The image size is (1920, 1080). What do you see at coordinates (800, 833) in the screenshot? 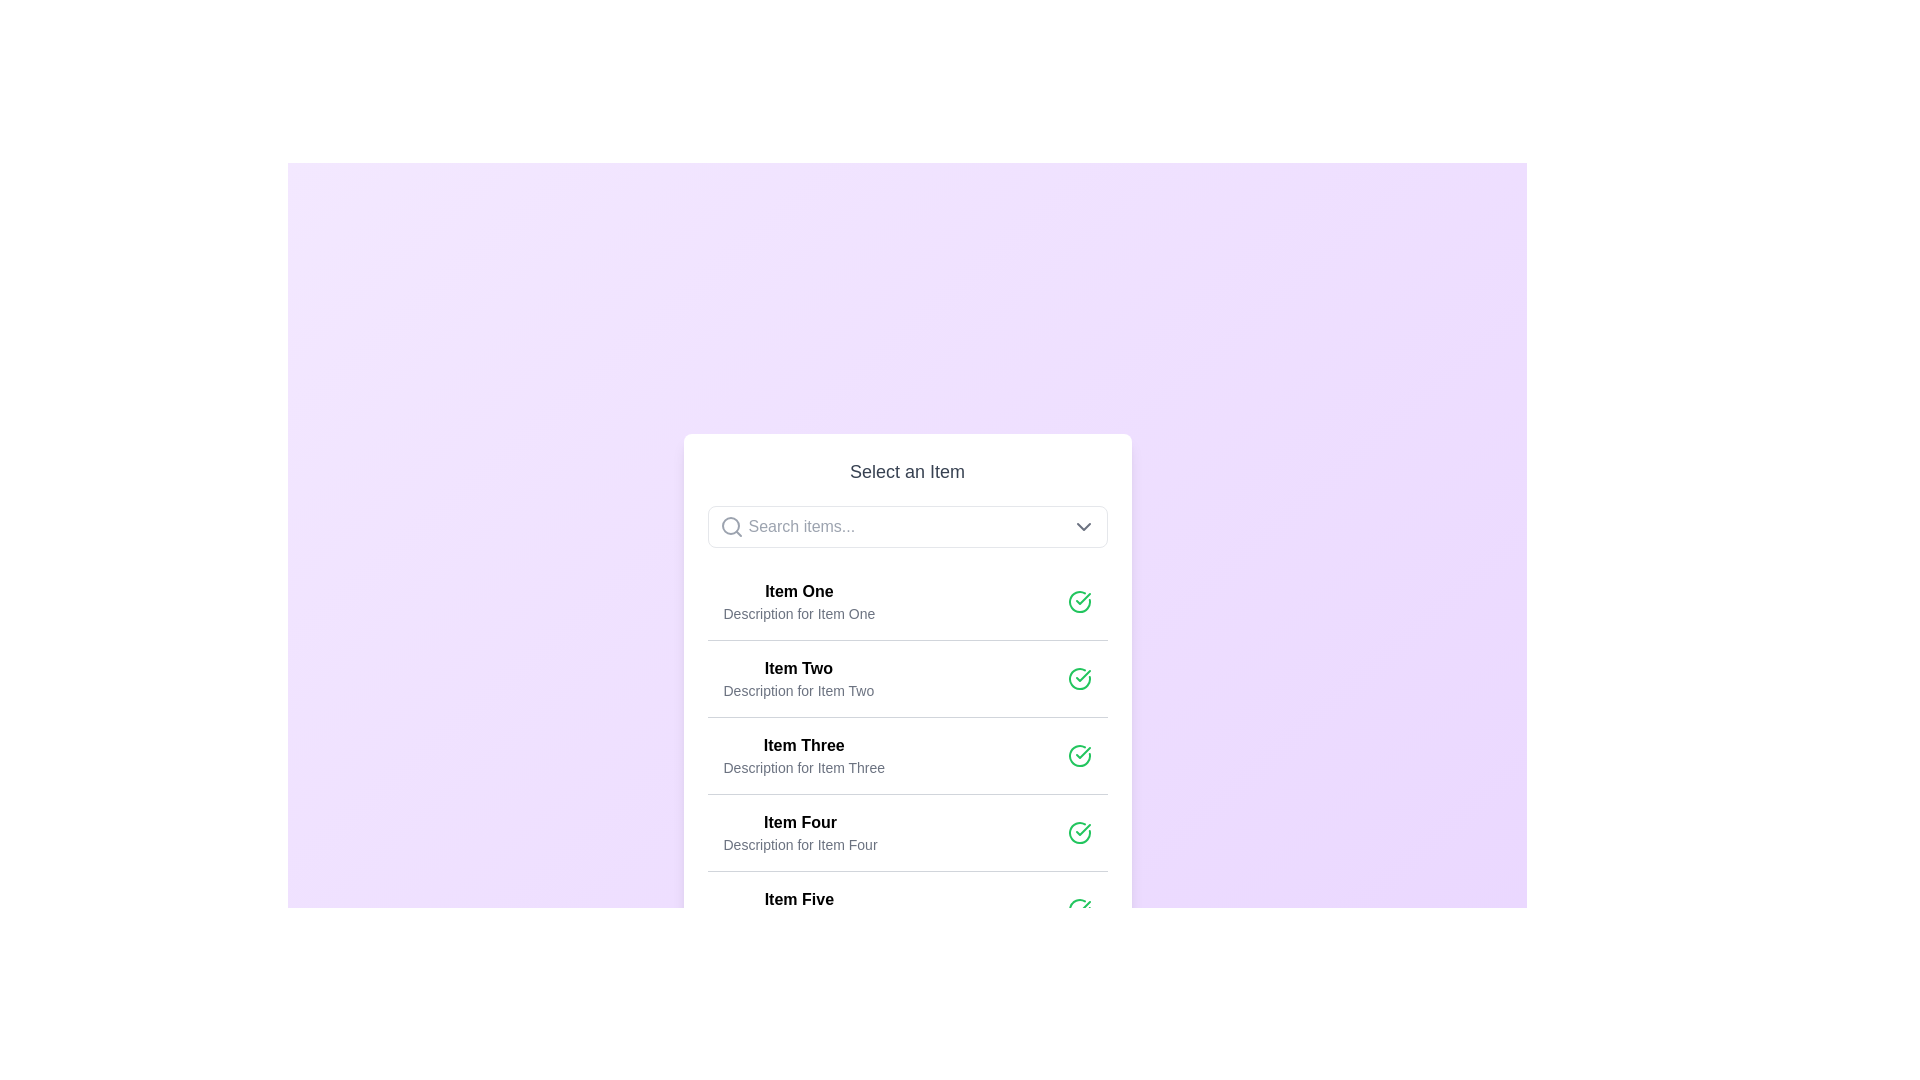
I see `to select the fourth item in the list located in the modal, positioned between 'Item Three' and 'Item Five'` at bounding box center [800, 833].